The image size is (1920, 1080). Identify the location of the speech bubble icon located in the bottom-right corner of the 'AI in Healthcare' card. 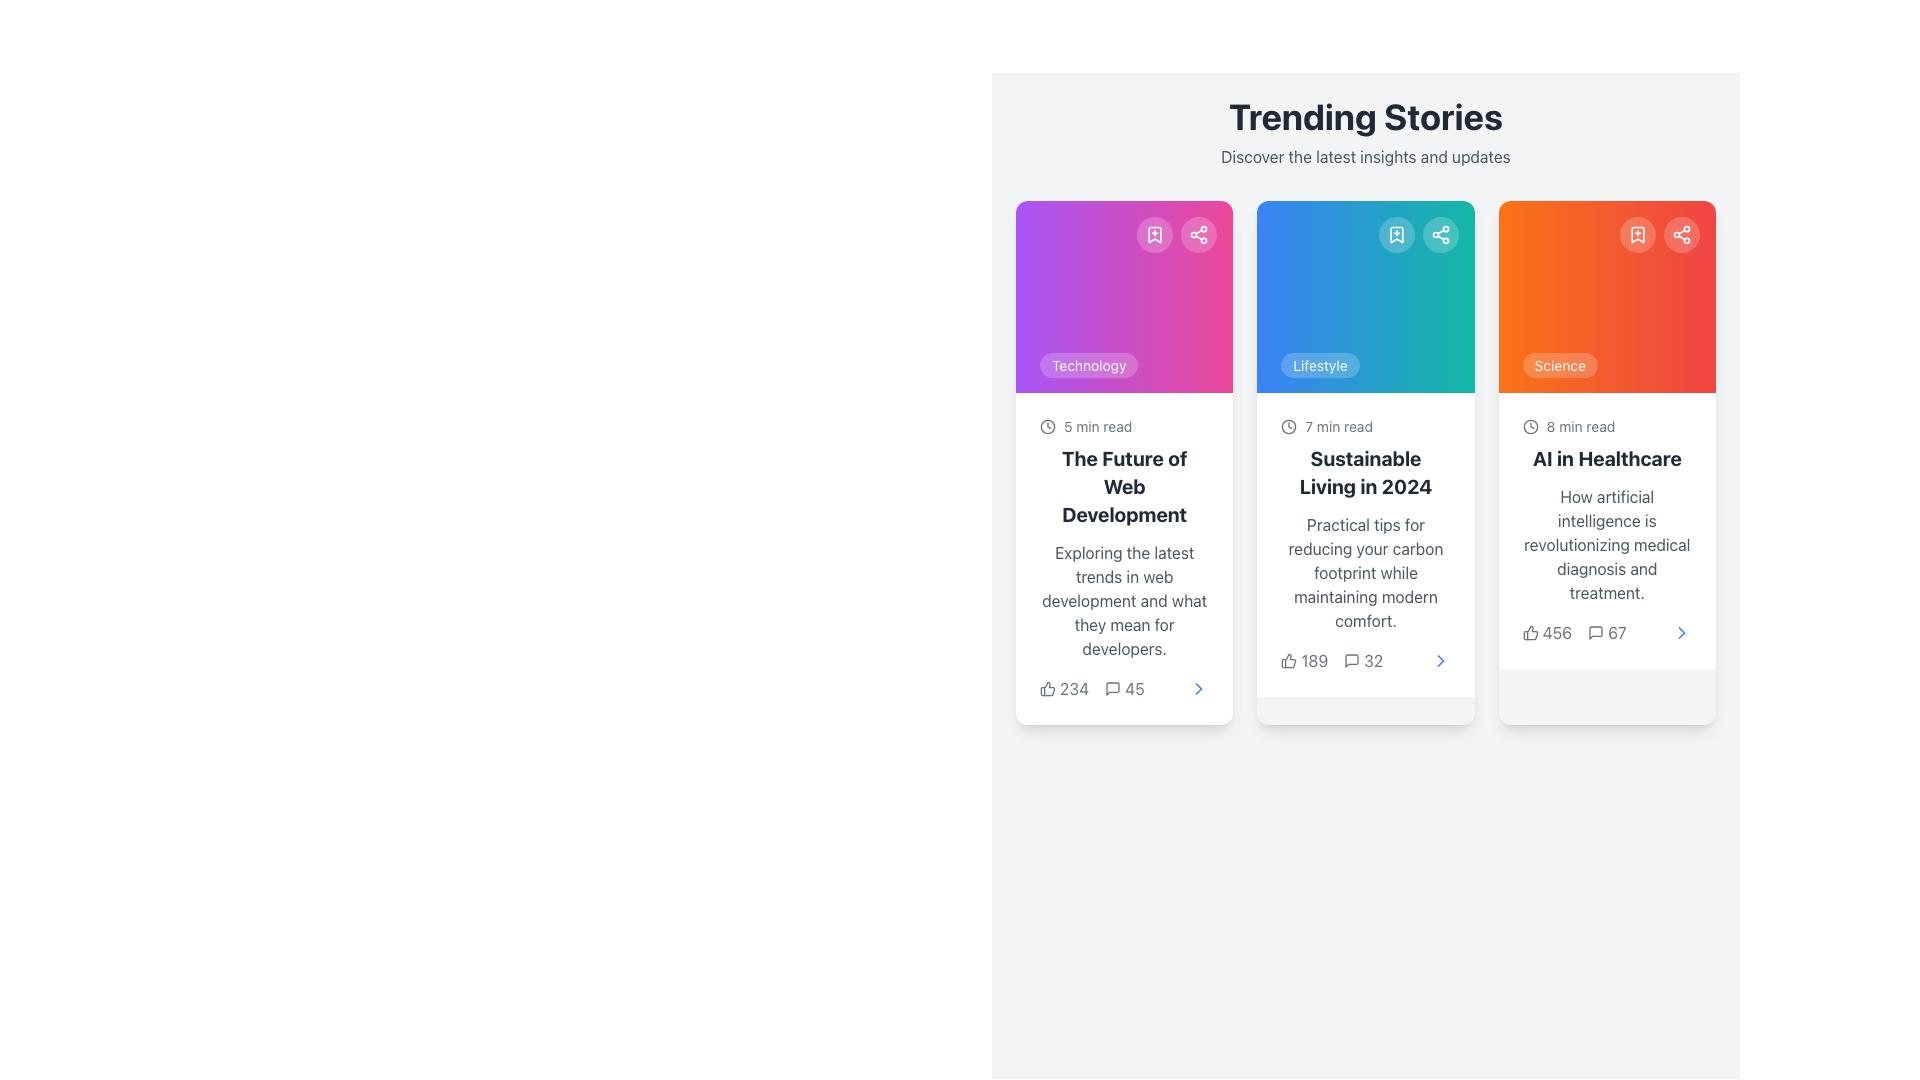
(1595, 632).